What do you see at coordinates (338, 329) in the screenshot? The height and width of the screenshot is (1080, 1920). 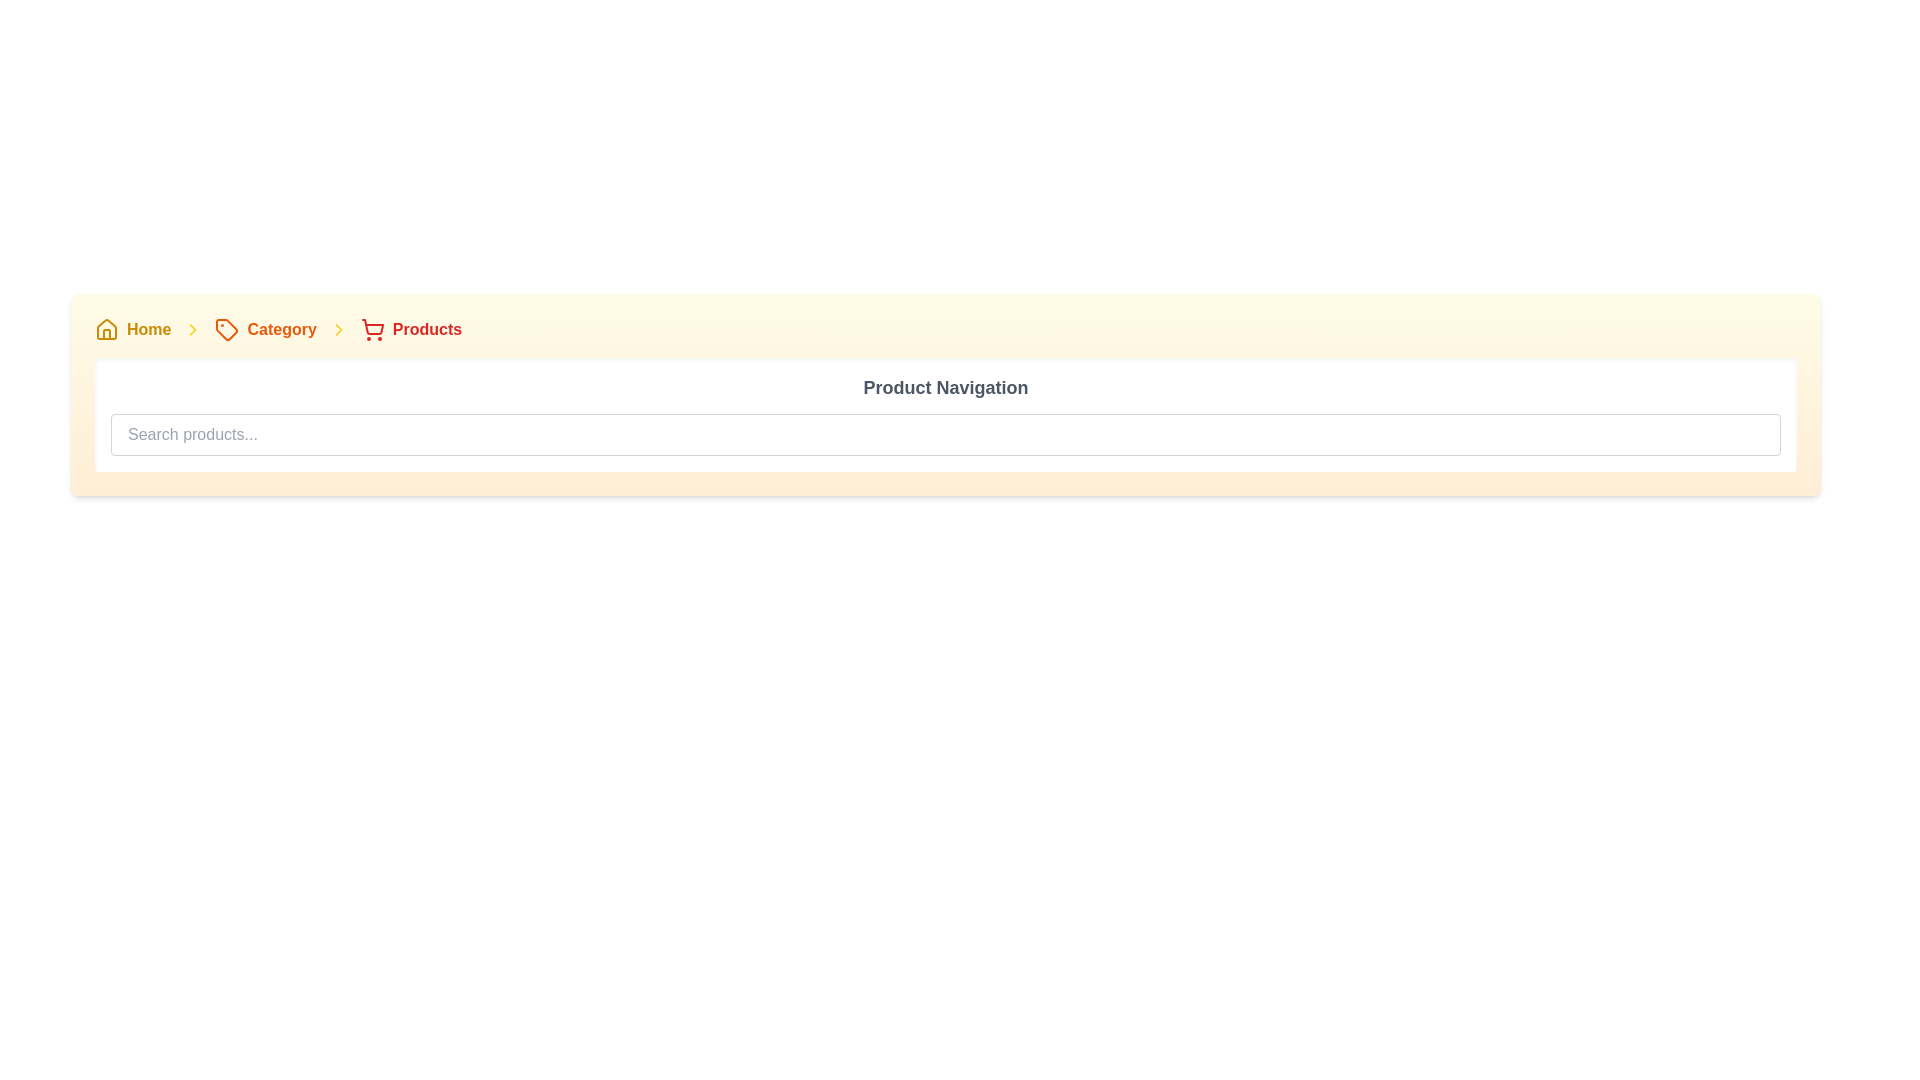 I see `the rightmost chevron arrow icon in the breadcrumb navigation bar, which separates 'Category' and 'Products' items and indicates navigation flow to the right` at bounding box center [338, 329].